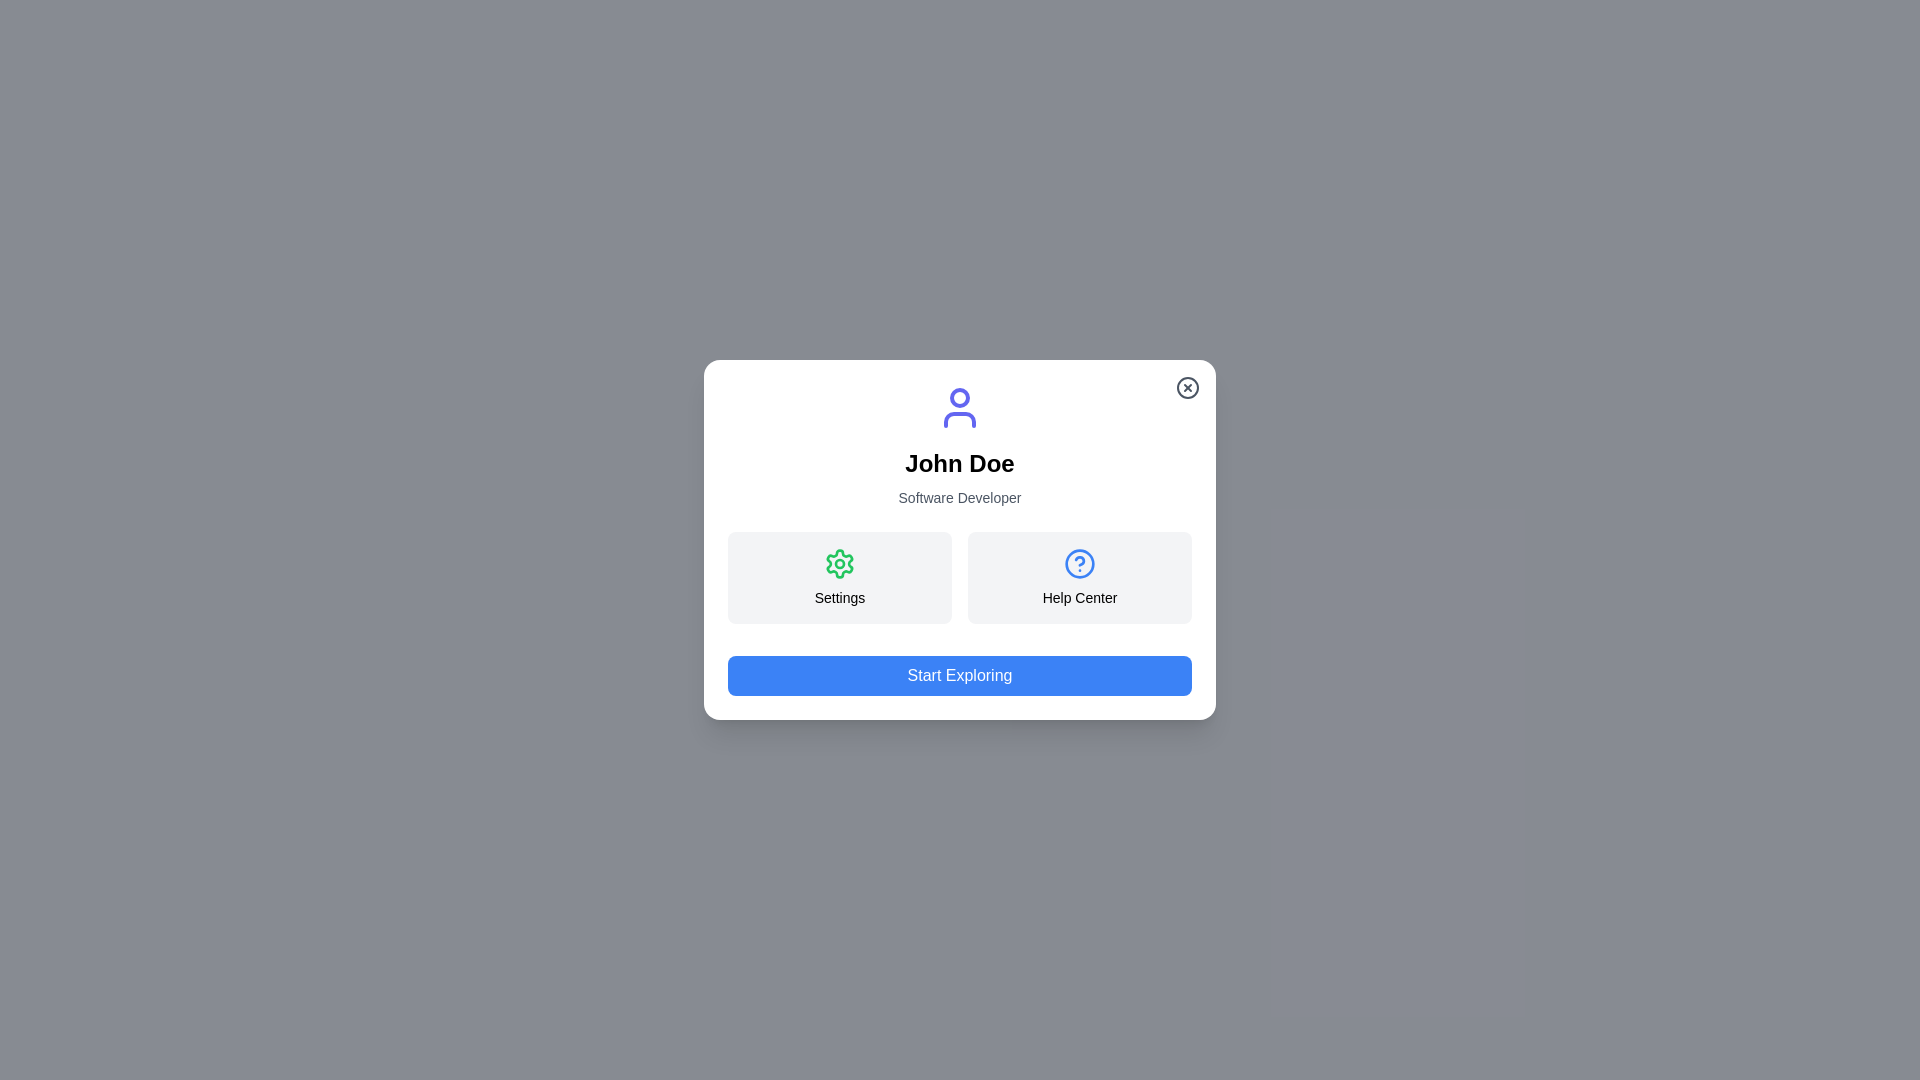 The image size is (1920, 1080). I want to click on the button at the bottom of the modal that triggers the action, so click(960, 675).